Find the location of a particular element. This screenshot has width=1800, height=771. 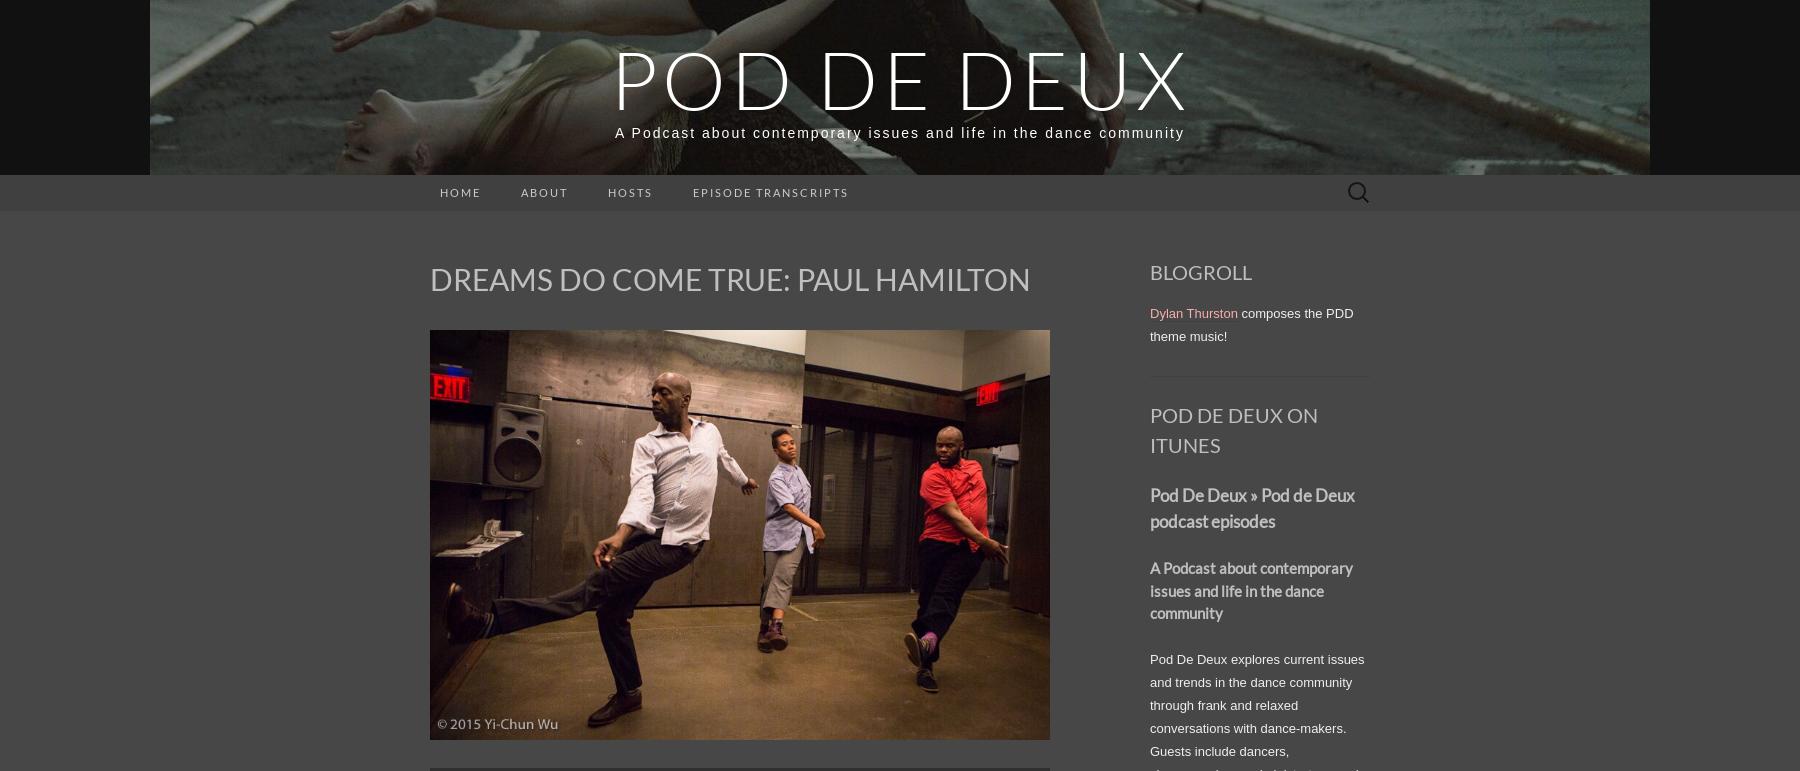

'DREAMS DO COME TRUE: PAUL HAMILTON' is located at coordinates (729, 278).